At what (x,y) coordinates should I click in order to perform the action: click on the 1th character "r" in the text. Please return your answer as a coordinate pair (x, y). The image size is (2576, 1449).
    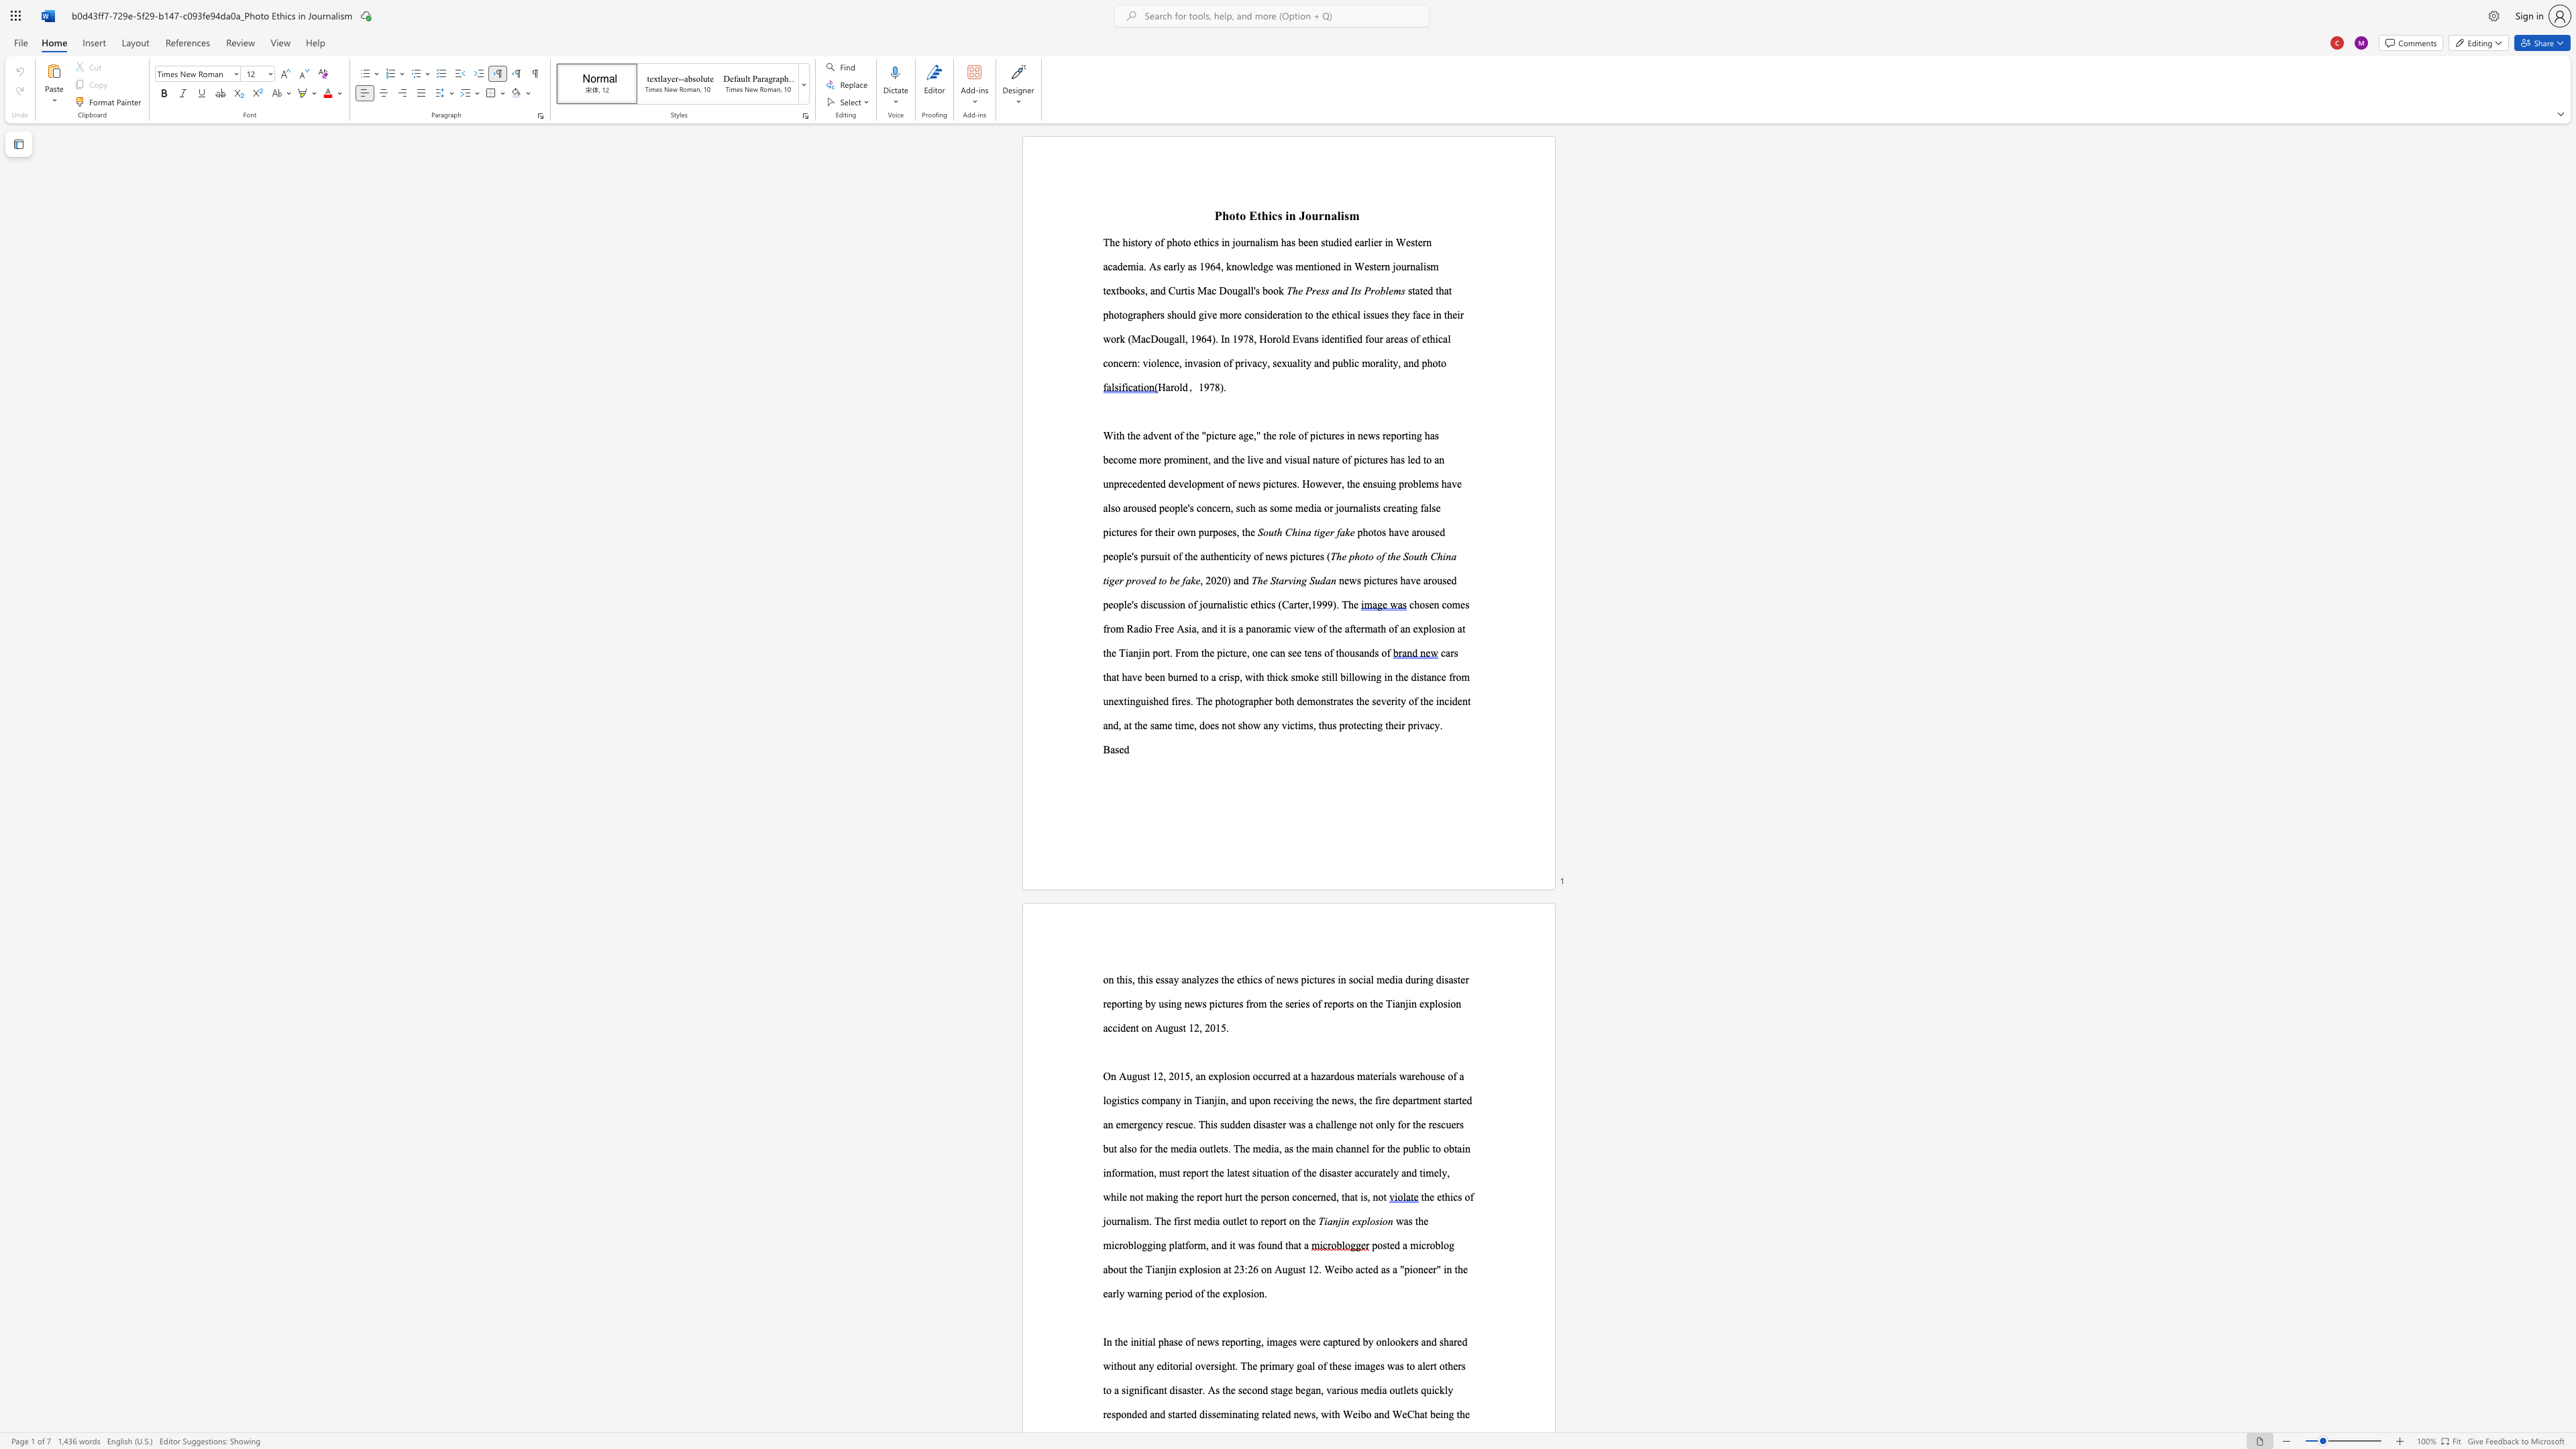
    Looking at the image, I should click on (1273, 337).